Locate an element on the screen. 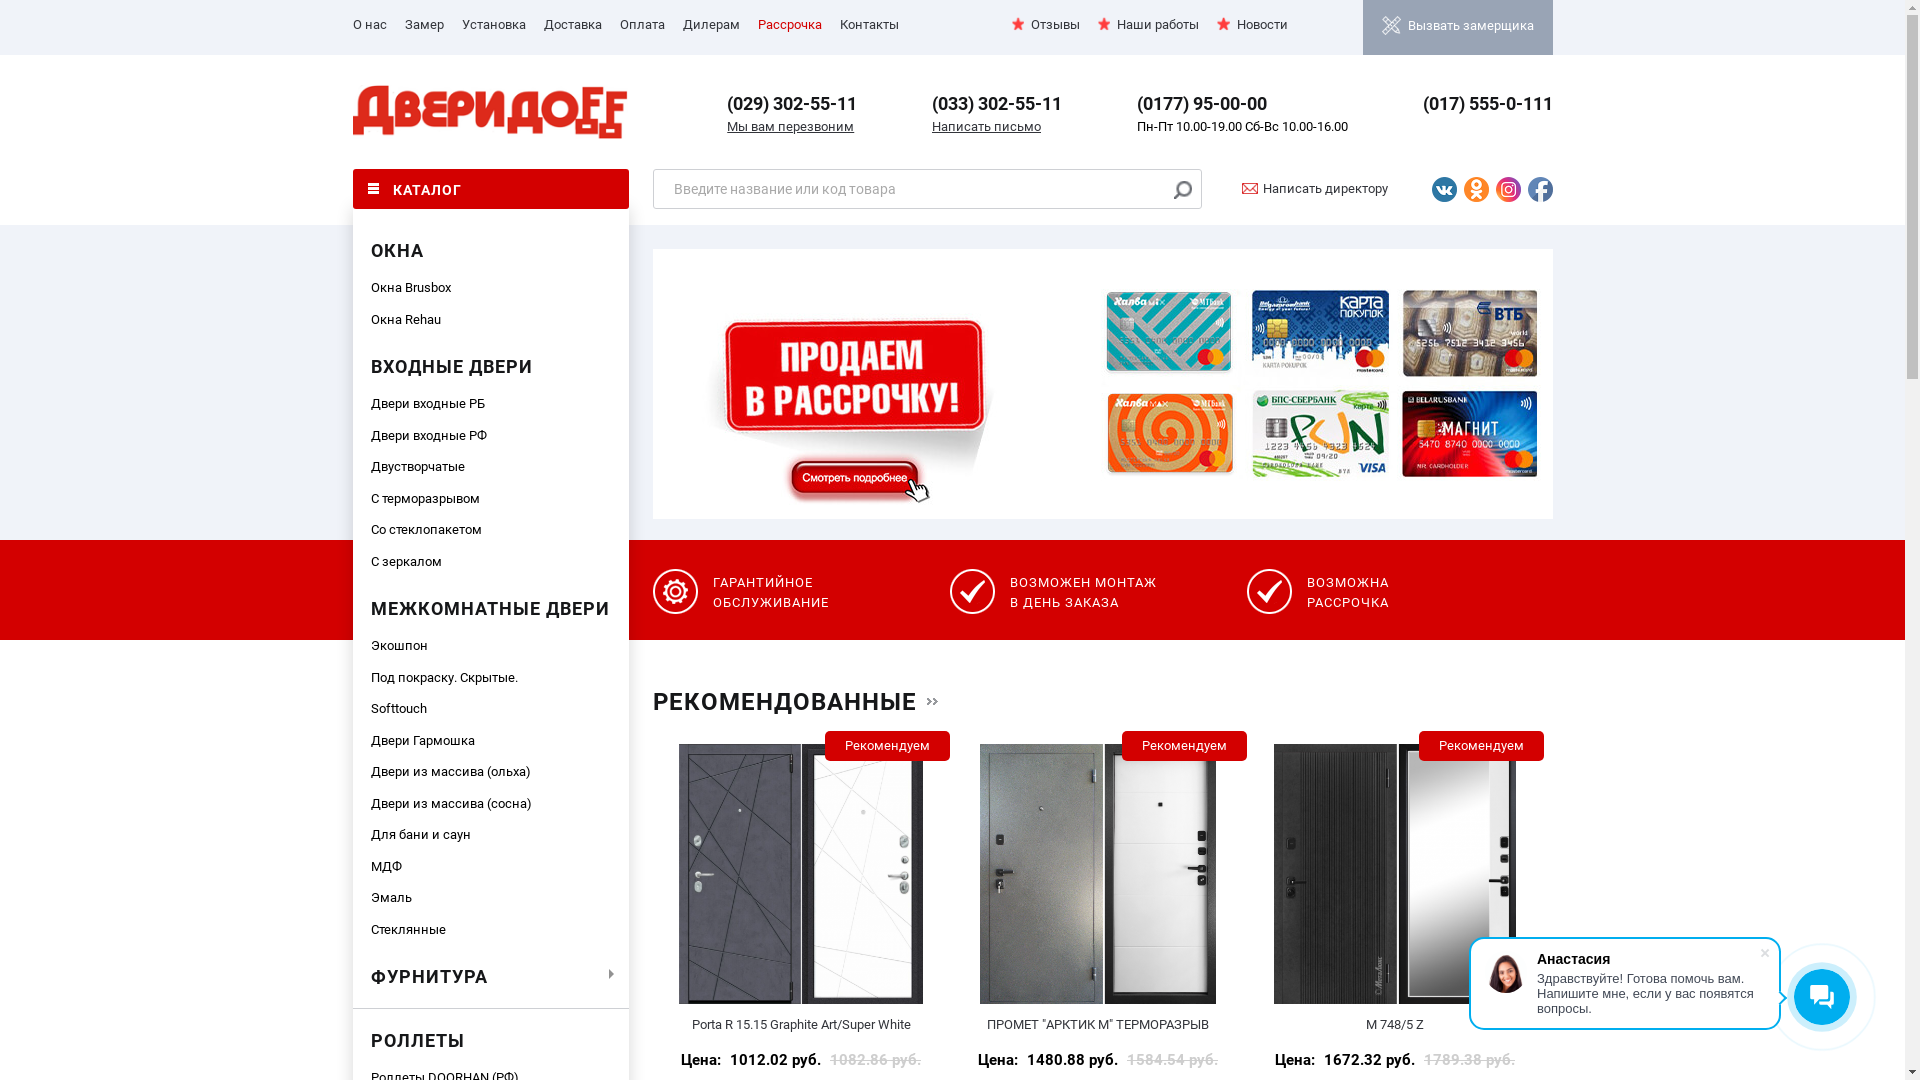  '(017) 555-0-111' is located at coordinates (1487, 103).